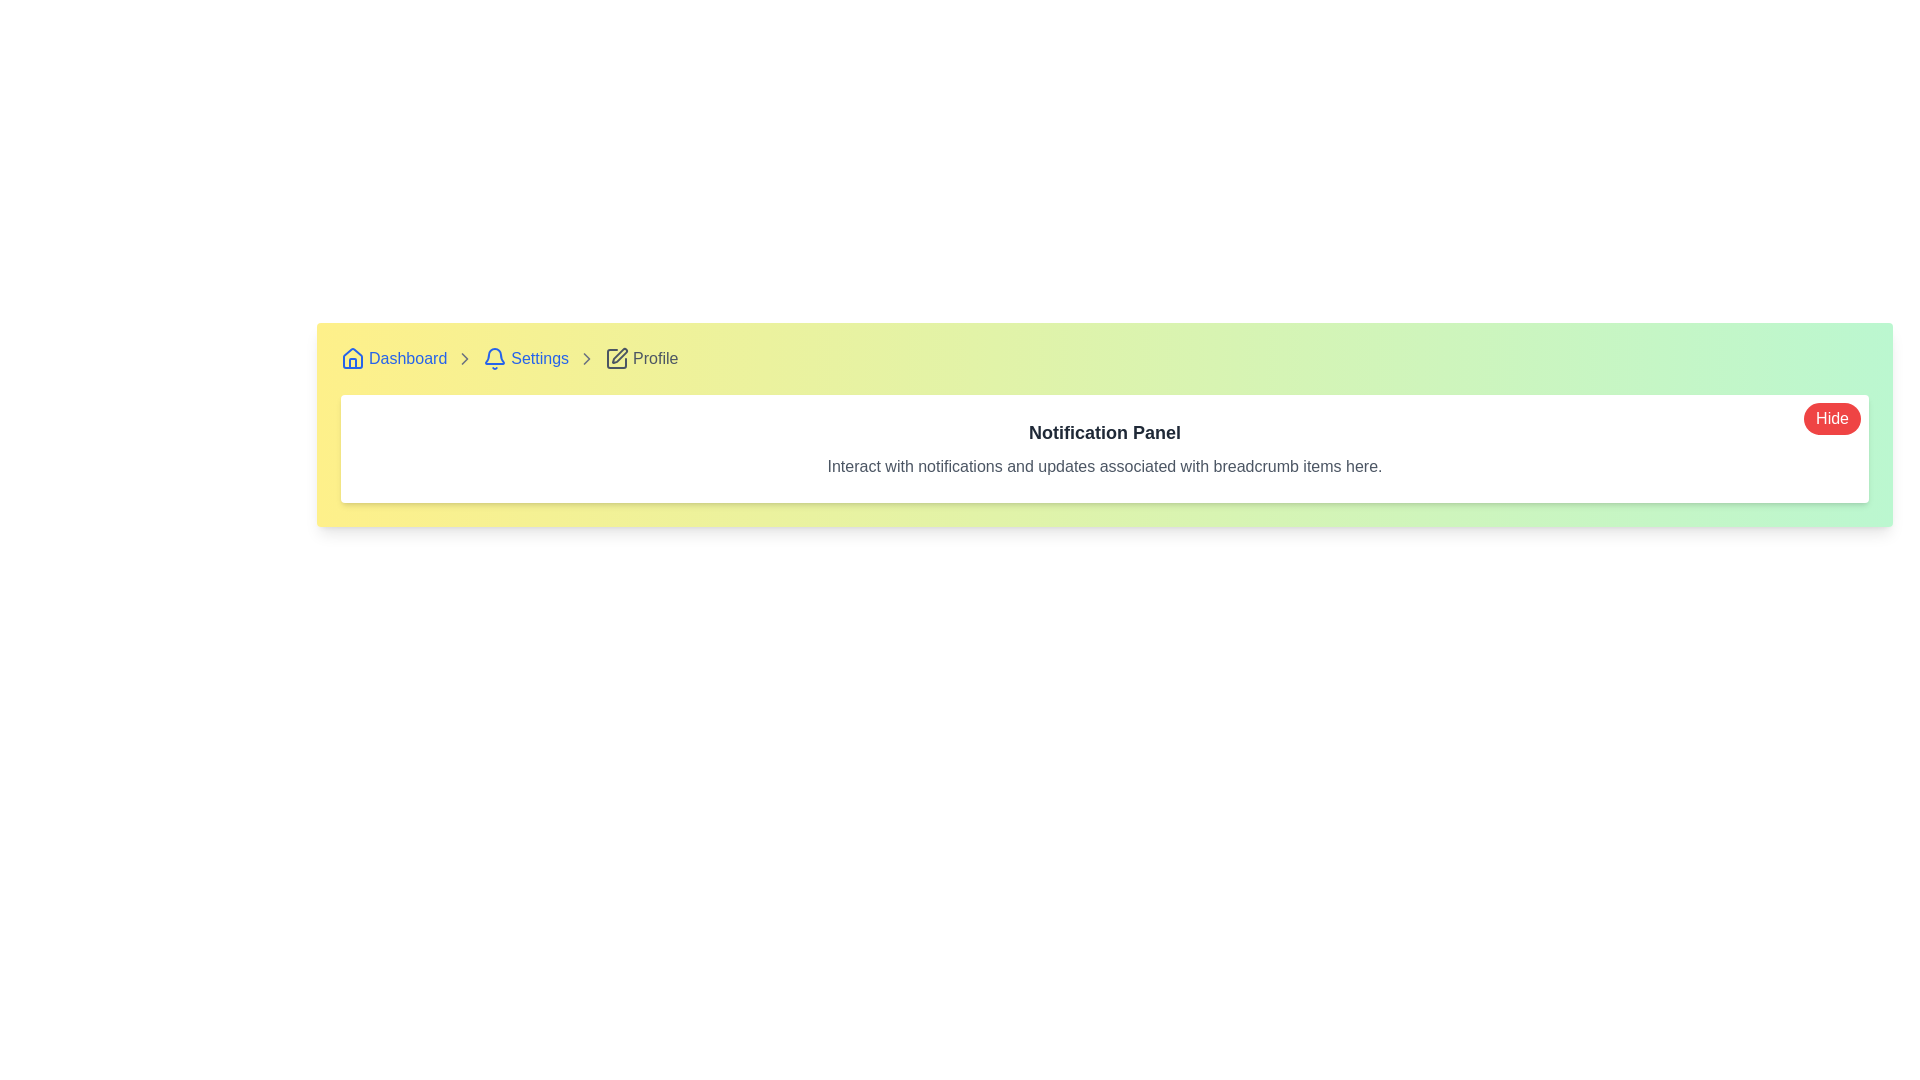 The width and height of the screenshot is (1920, 1080). What do you see at coordinates (540, 357) in the screenshot?
I see `the 'Settings' text link` at bounding box center [540, 357].